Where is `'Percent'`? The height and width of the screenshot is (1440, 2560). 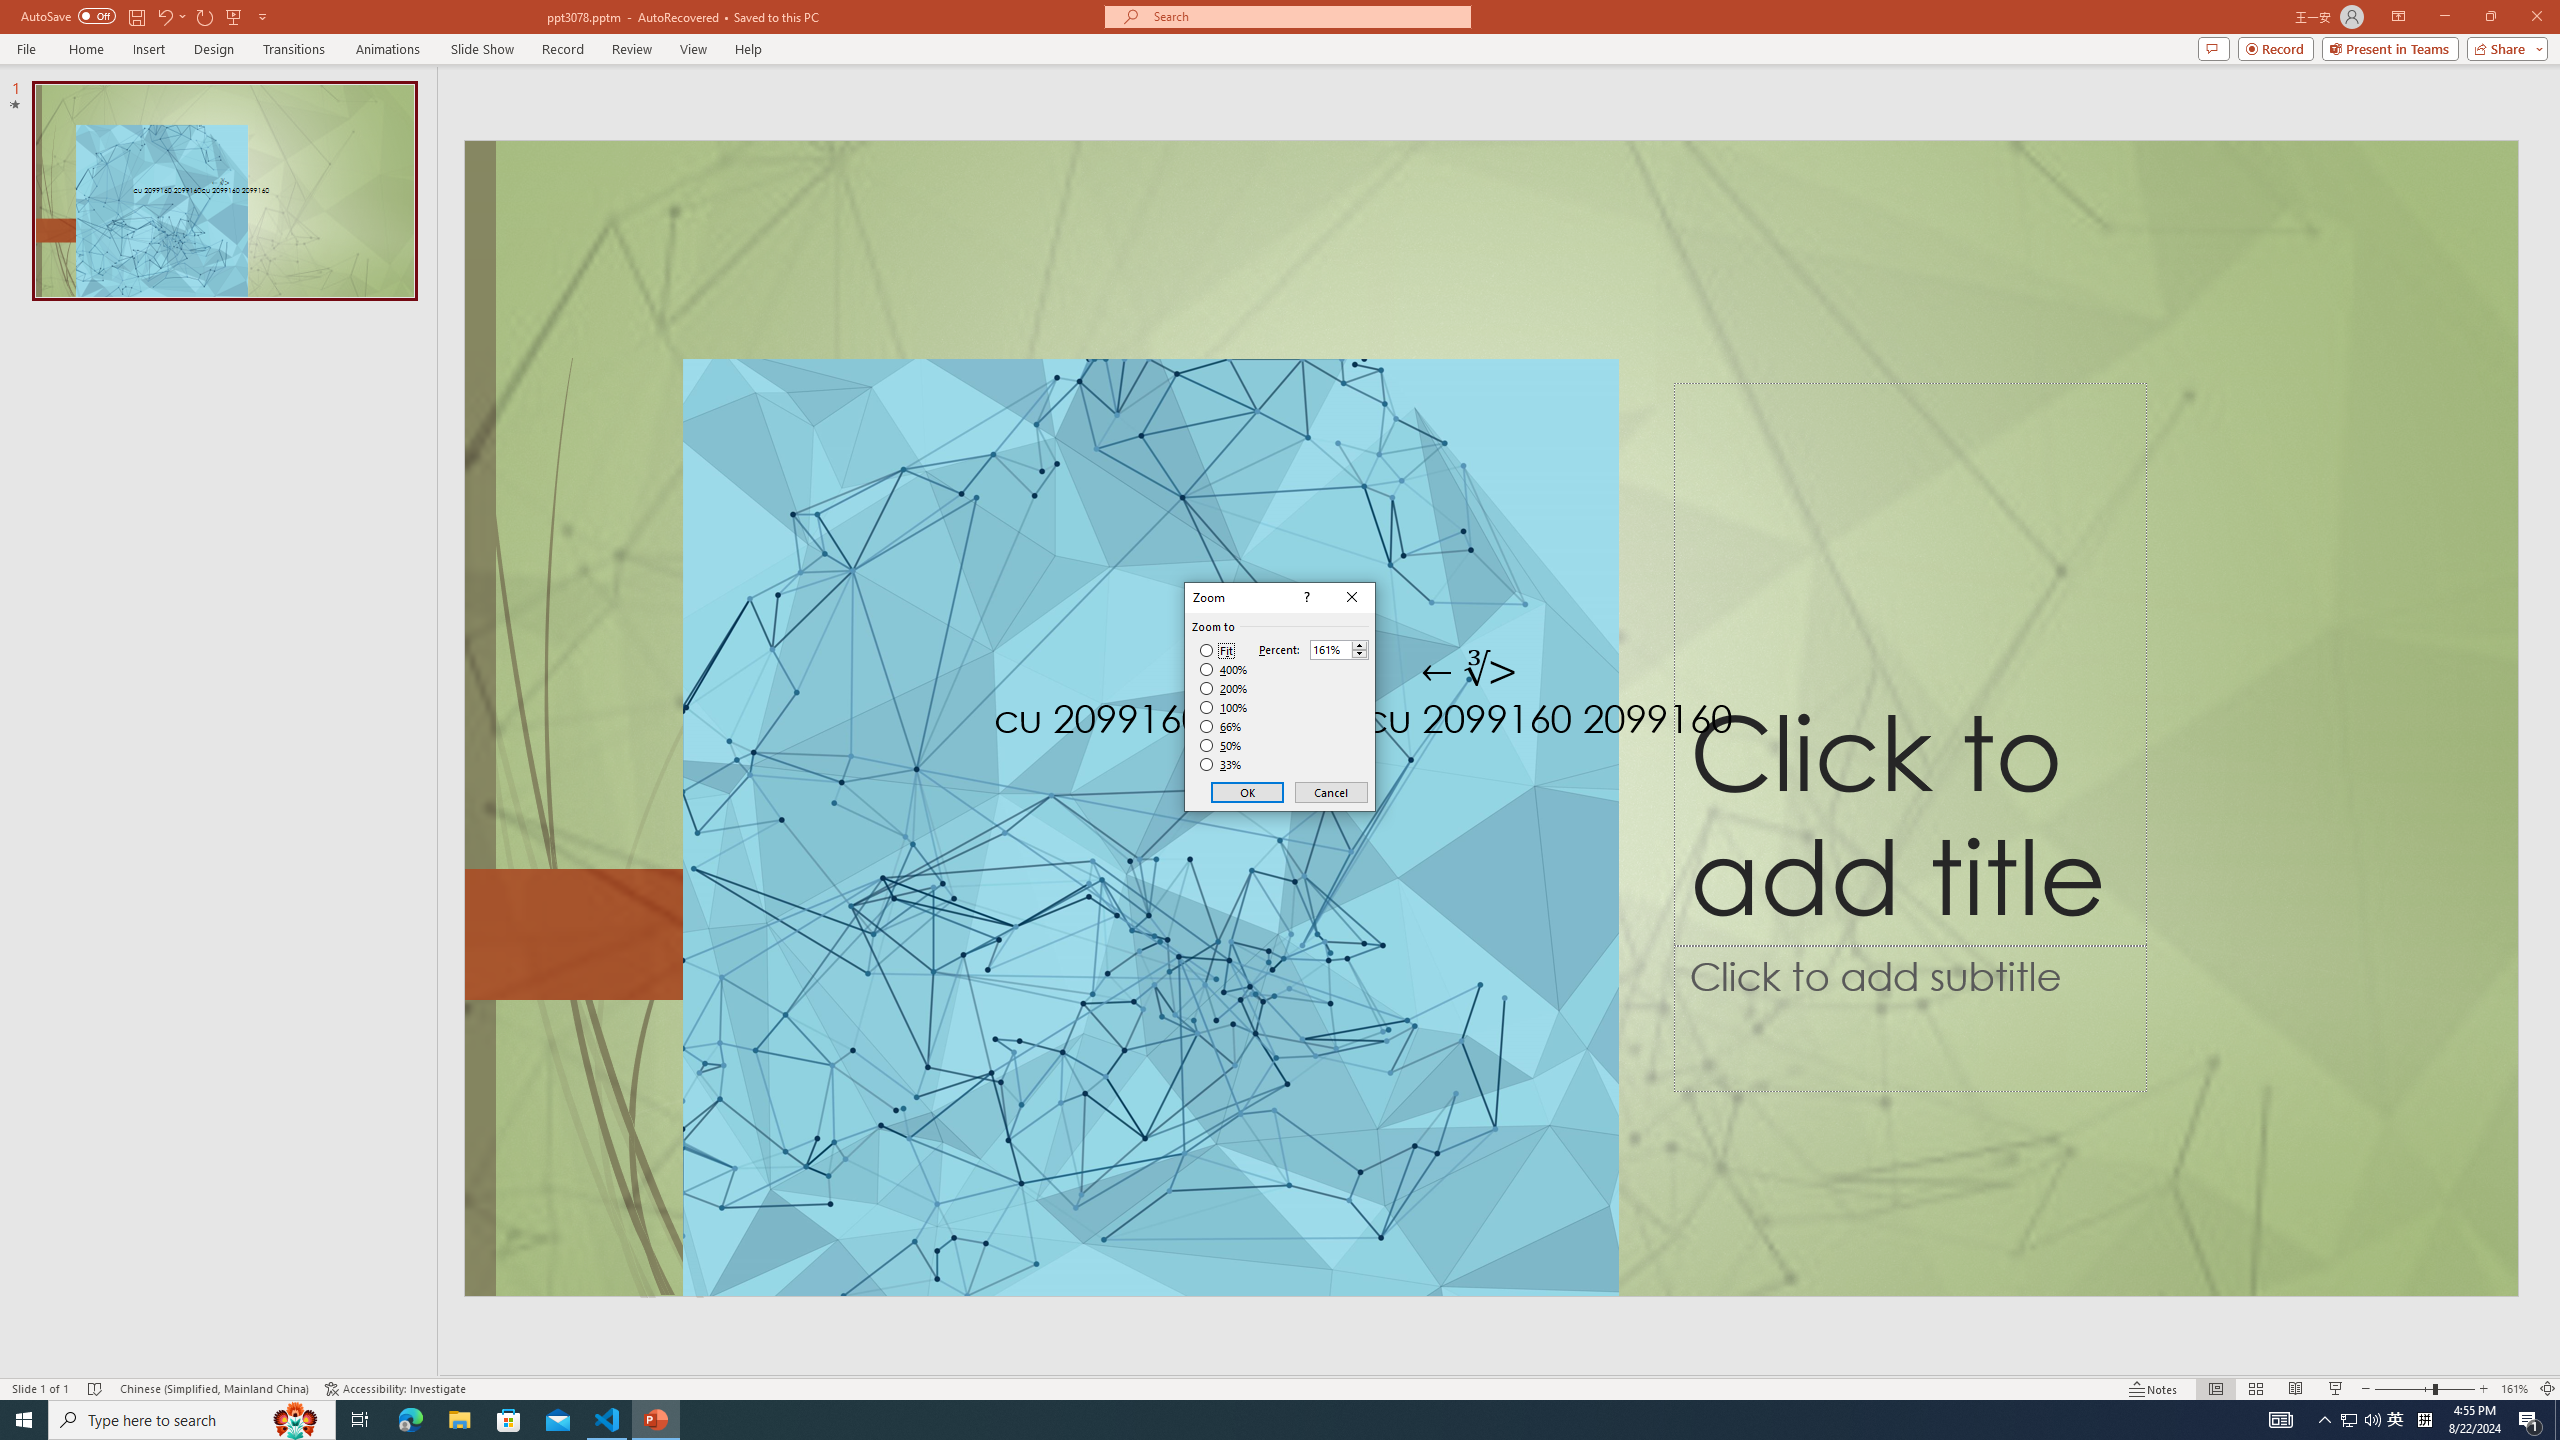 'Percent' is located at coordinates (1340, 648).